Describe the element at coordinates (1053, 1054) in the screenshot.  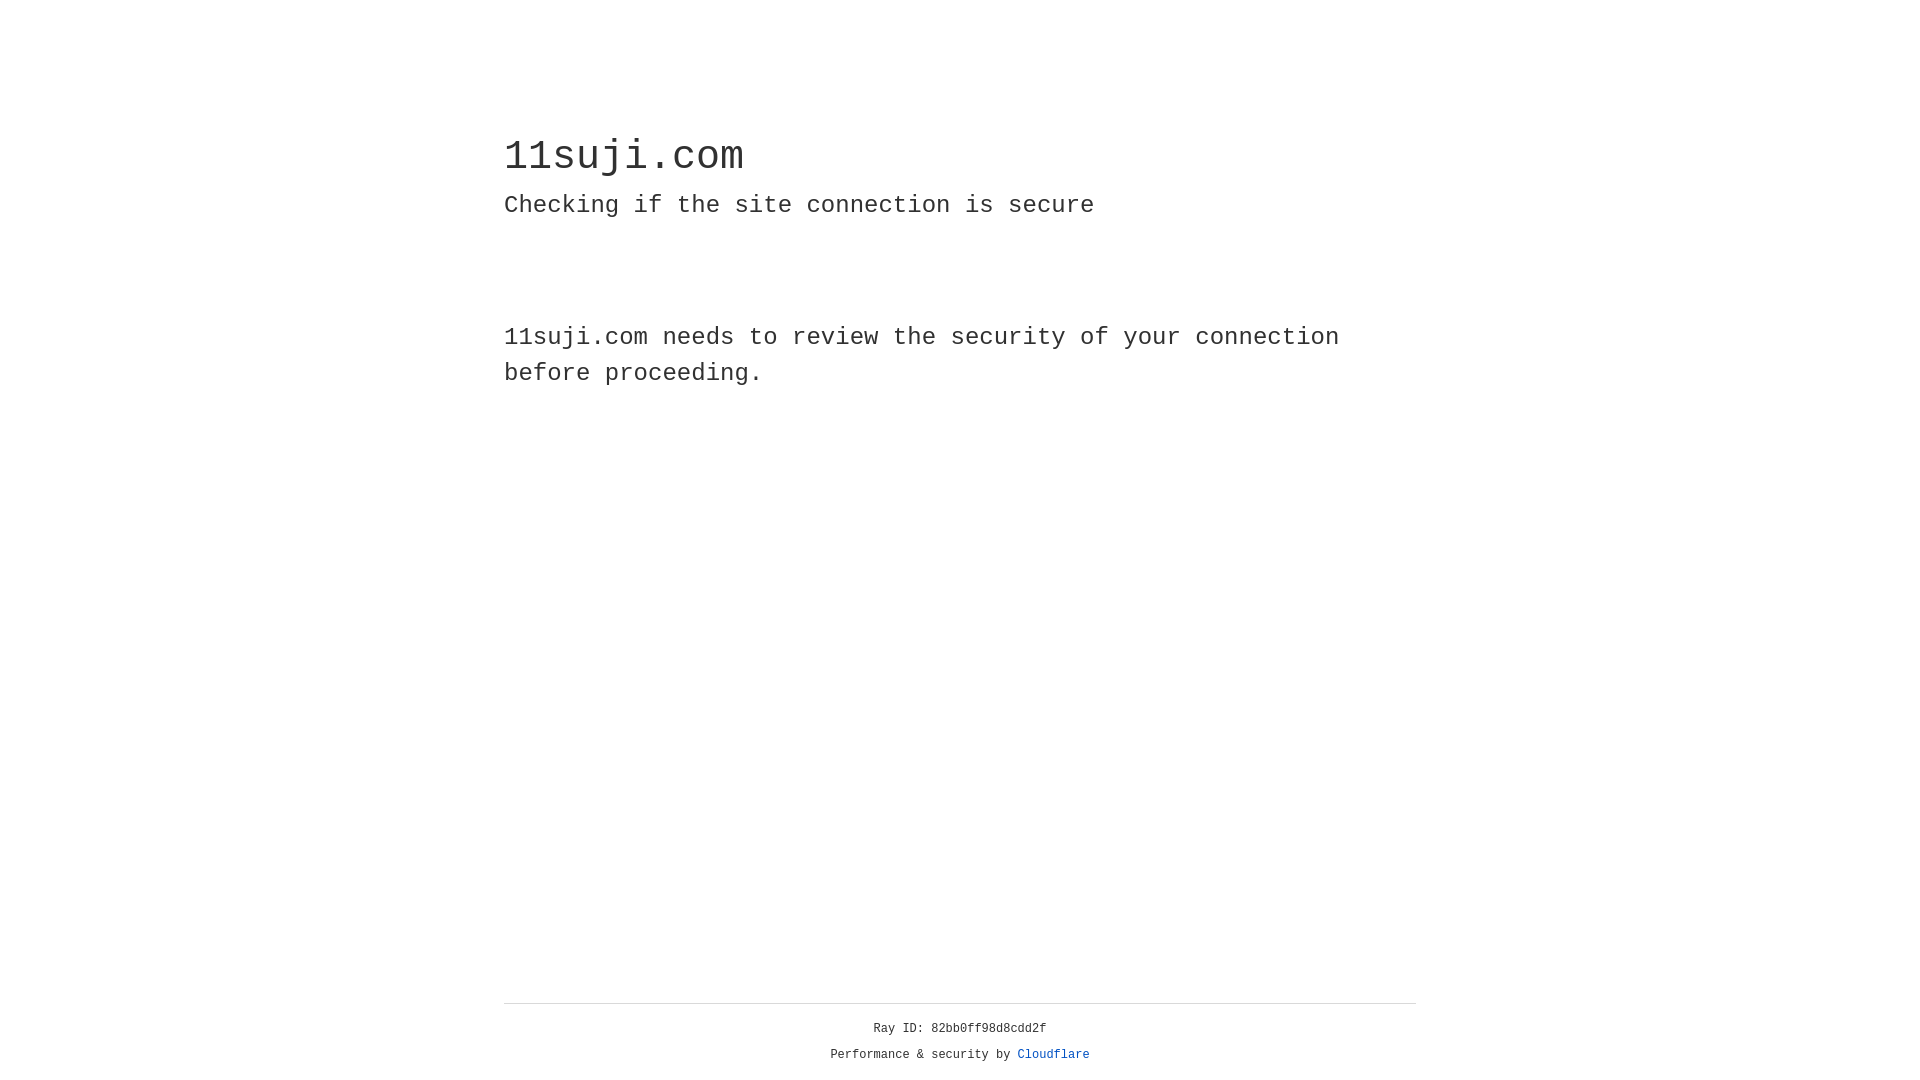
I see `'Cloudflare'` at that location.